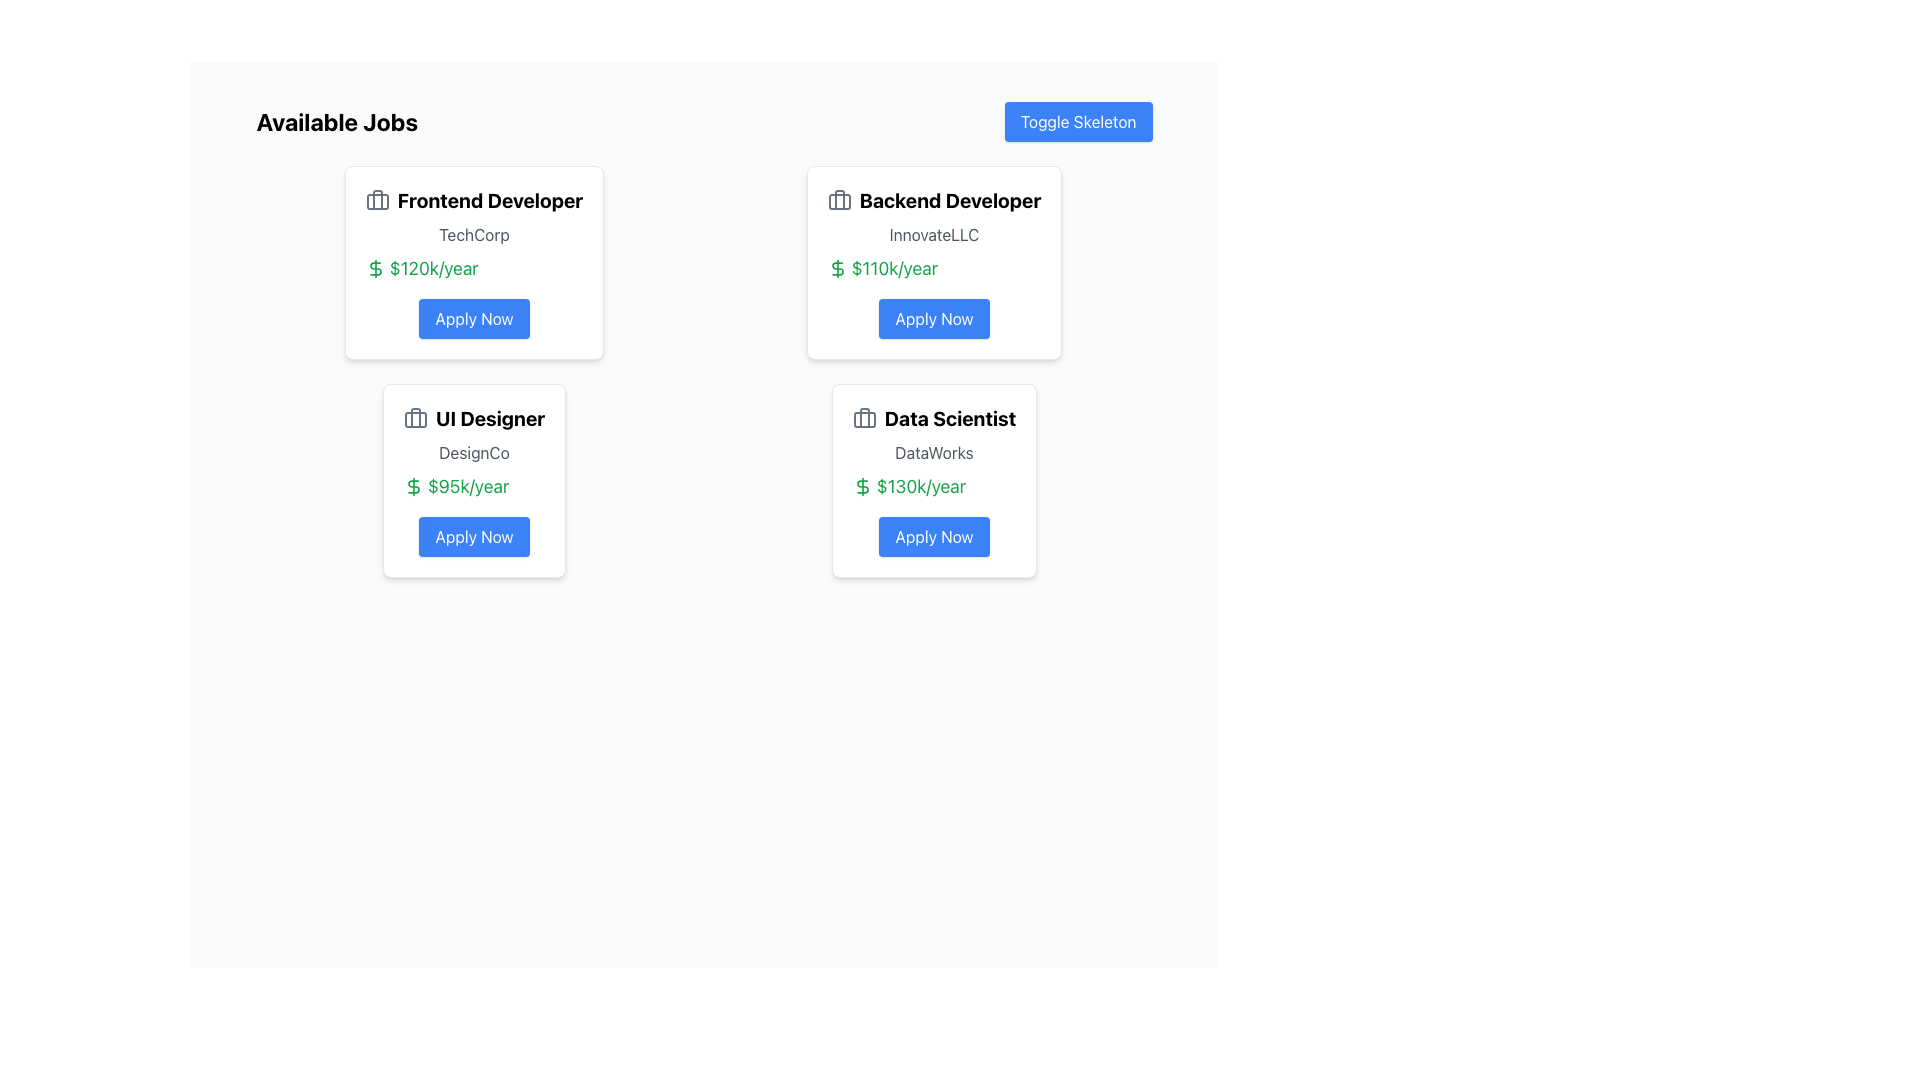  I want to click on the Text Label displaying the company name associated with the 'Data Scientist' job listing, located beneath the job title and above the salary information, so click(933, 452).